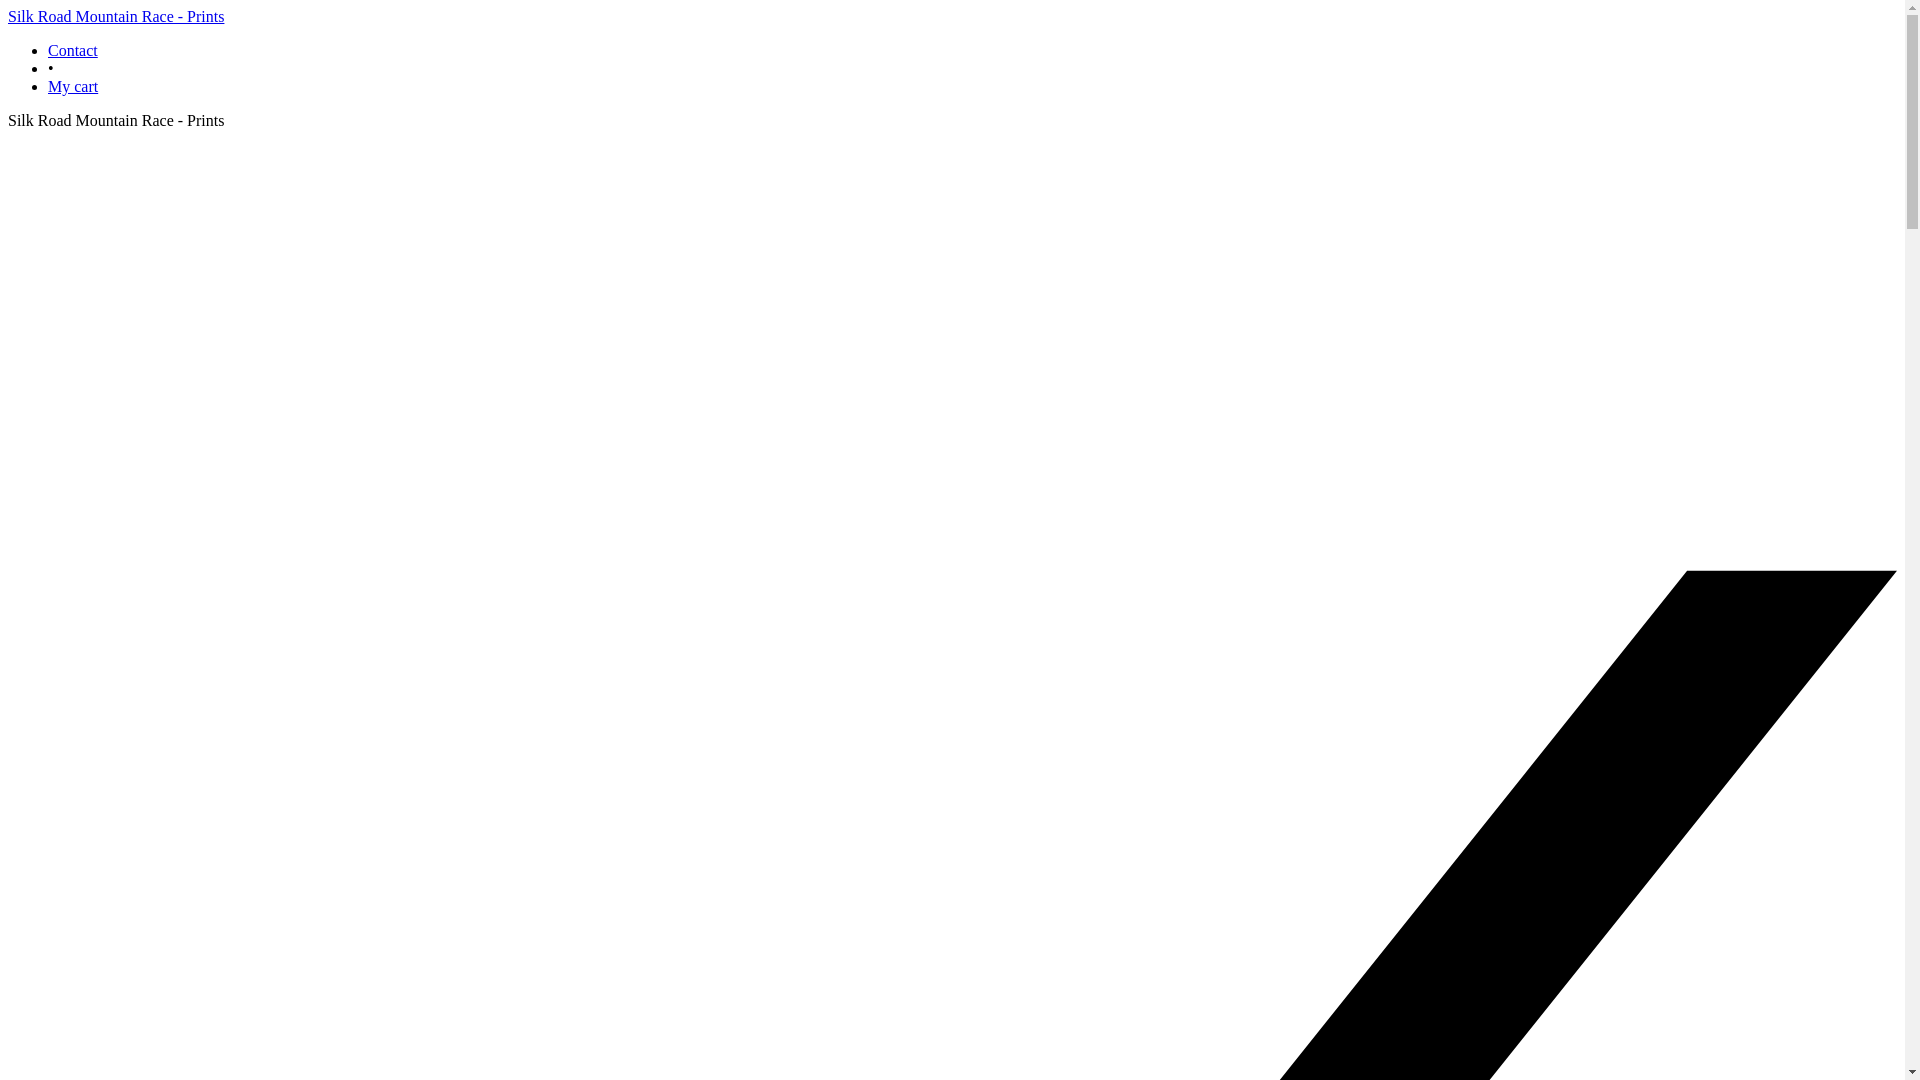  What do you see at coordinates (114, 16) in the screenshot?
I see `'Silk Road Mountain Race - Prints'` at bounding box center [114, 16].